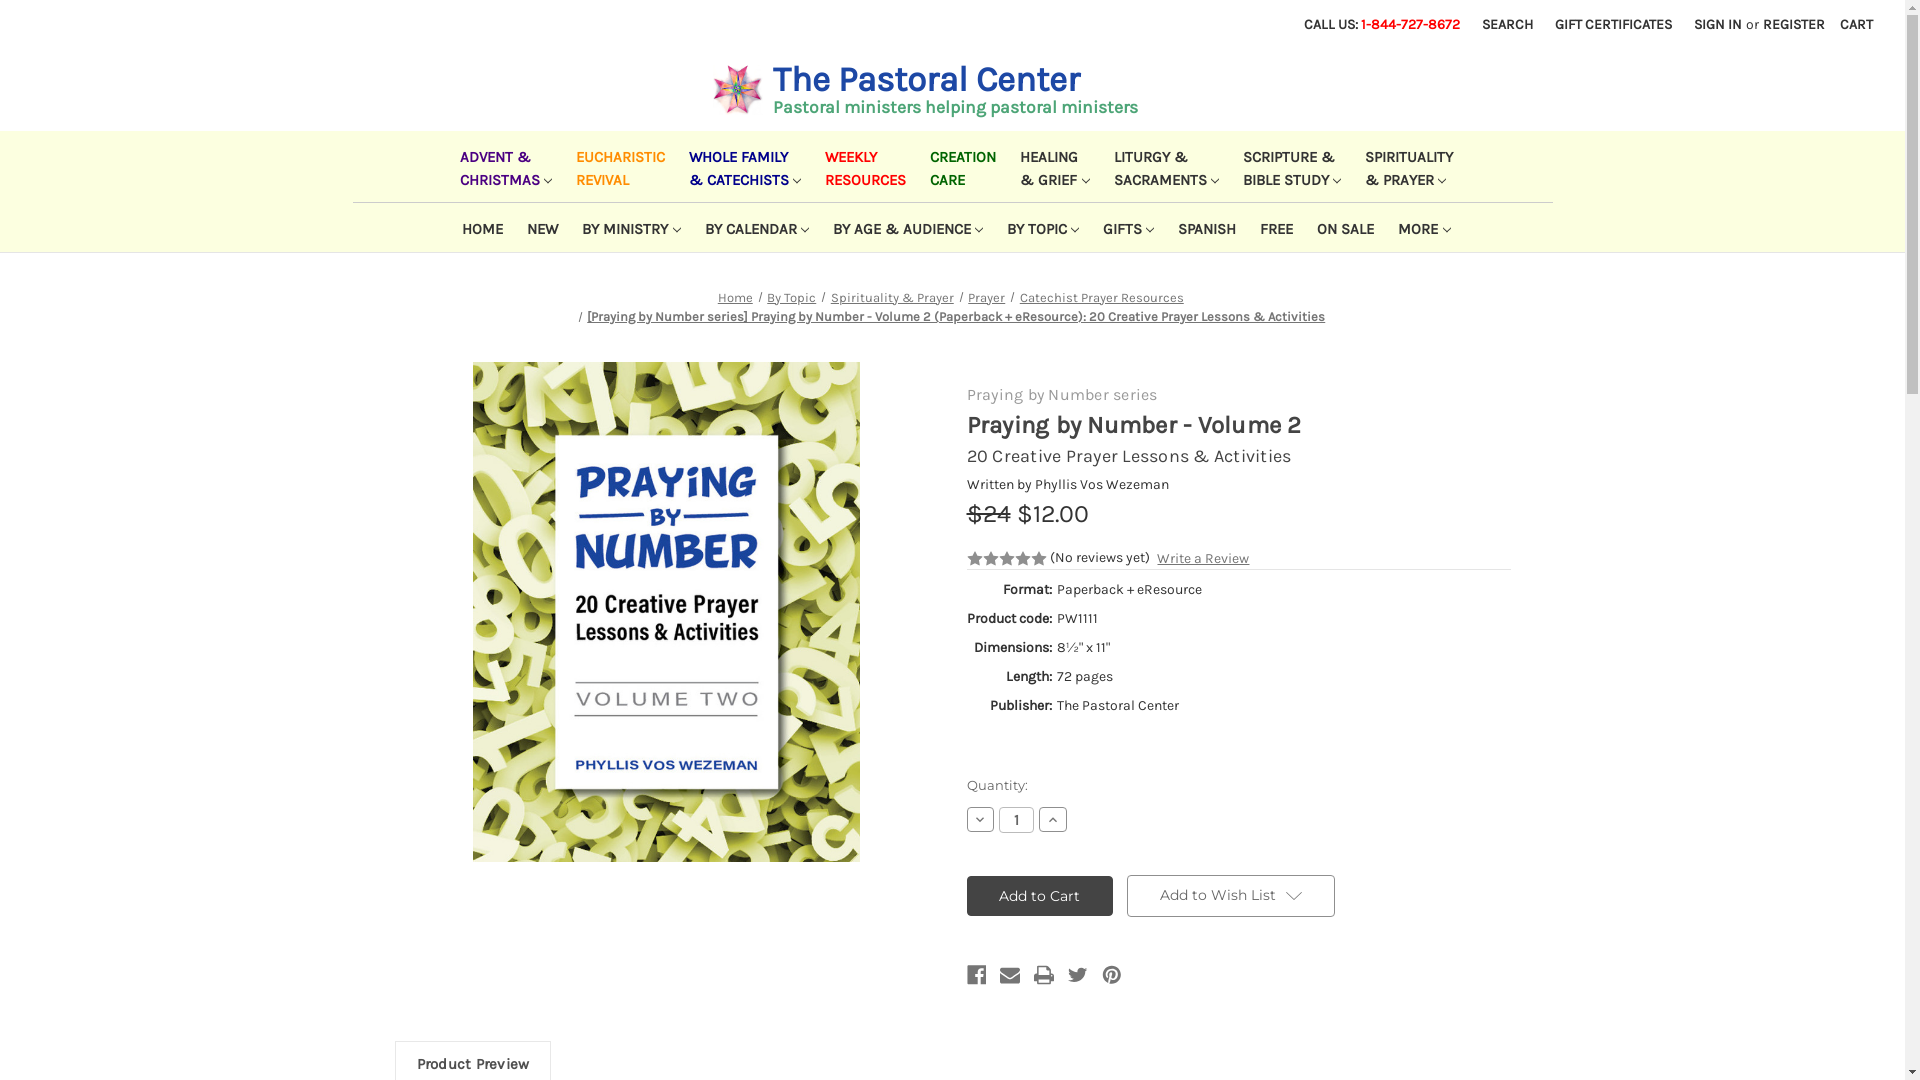 Image resolution: width=1920 pixels, height=1080 pixels. I want to click on 'Add to Wish List', so click(1229, 894).